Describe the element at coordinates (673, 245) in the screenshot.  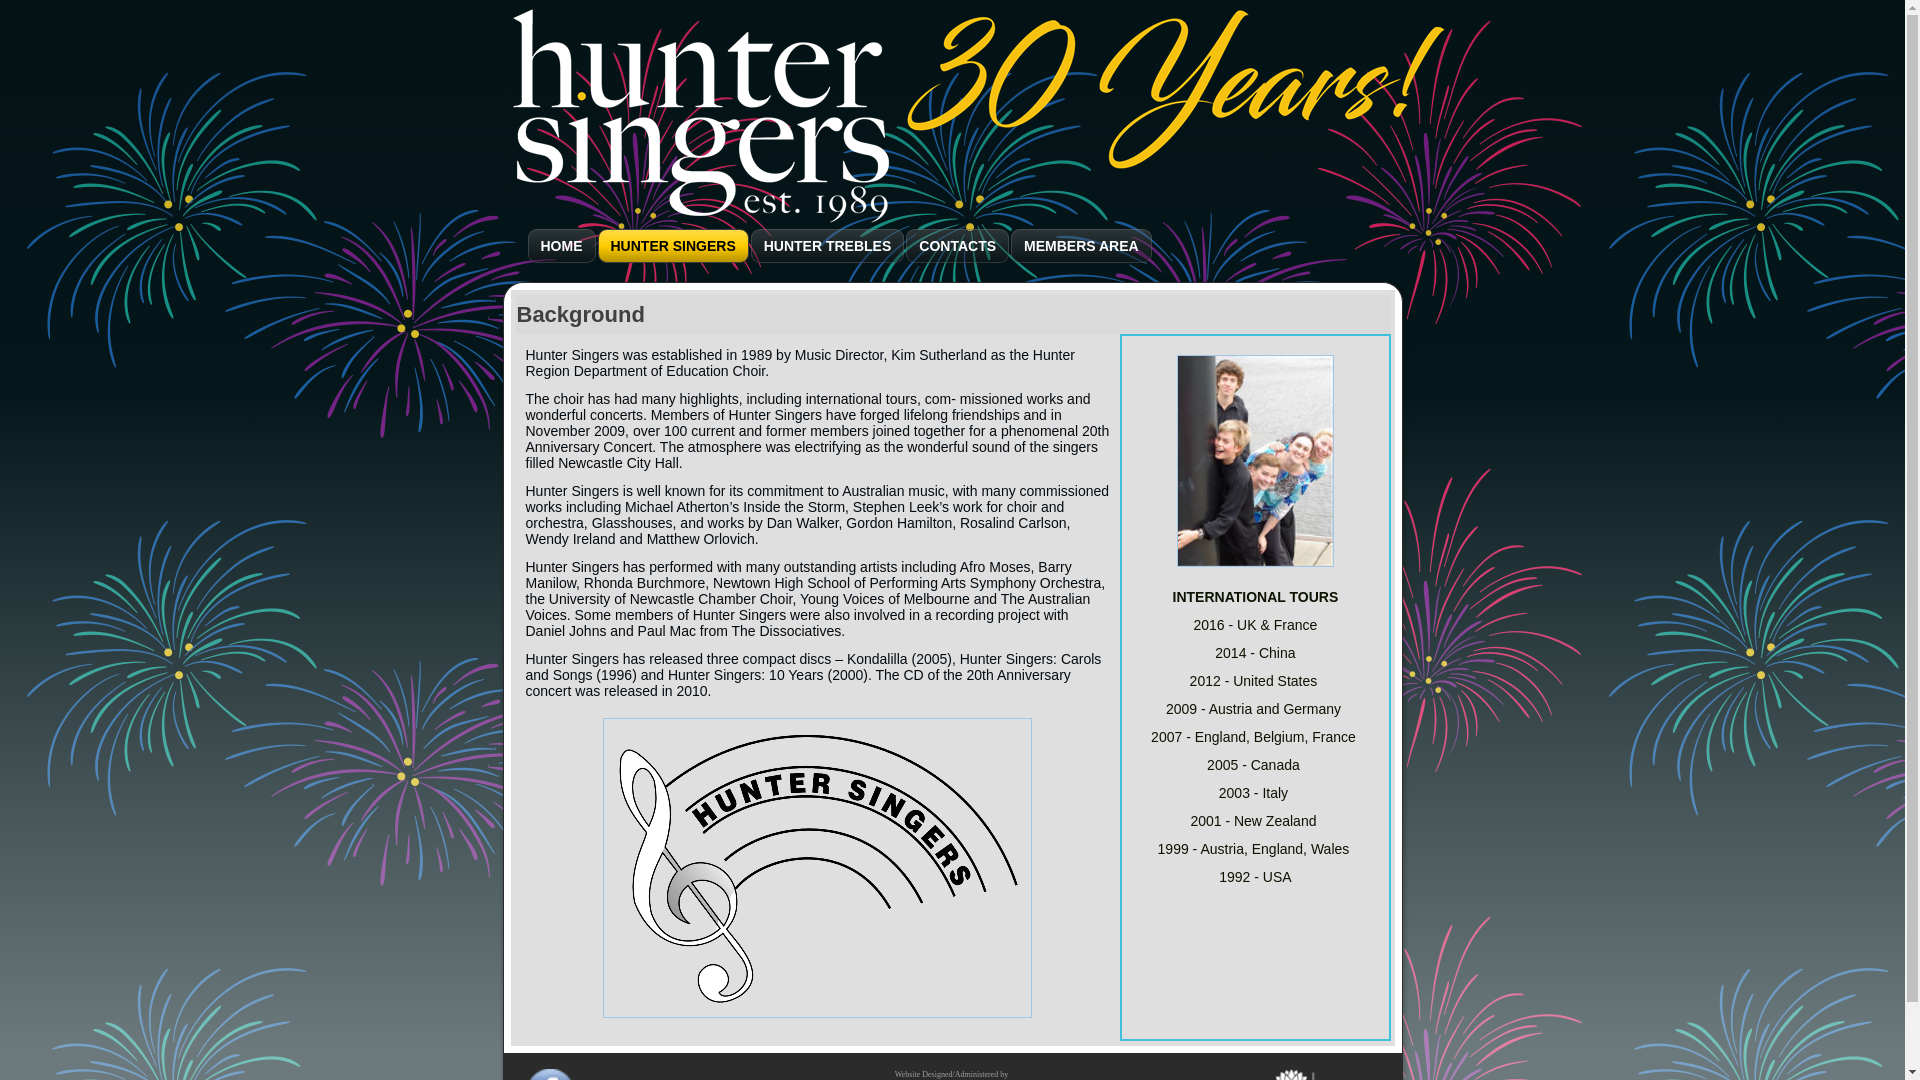
I see `'HUNTER SINGERS'` at that location.